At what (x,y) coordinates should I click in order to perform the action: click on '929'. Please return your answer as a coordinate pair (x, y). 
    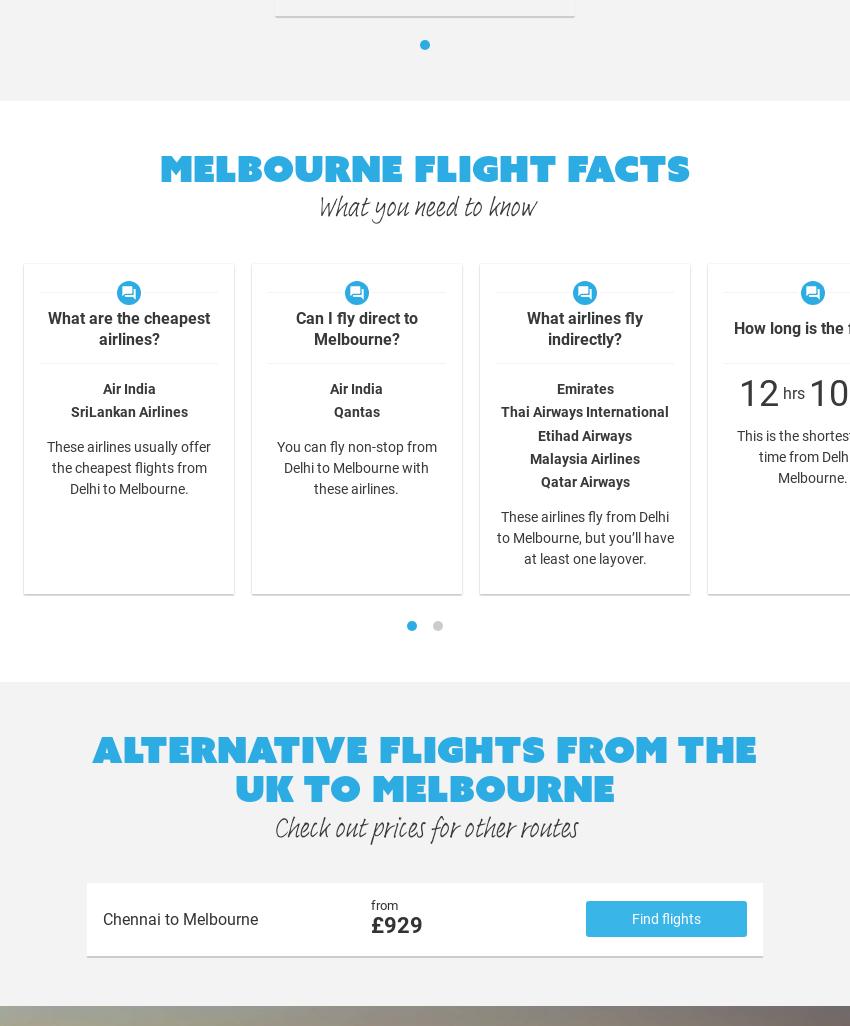
    Looking at the image, I should click on (384, 924).